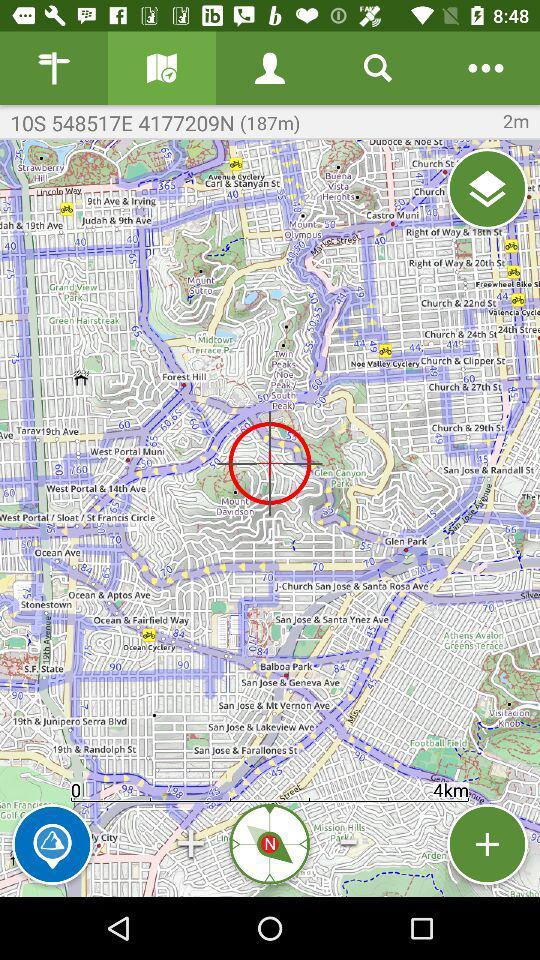 The height and width of the screenshot is (960, 540). Describe the element at coordinates (485, 68) in the screenshot. I see `more menu selections` at that location.